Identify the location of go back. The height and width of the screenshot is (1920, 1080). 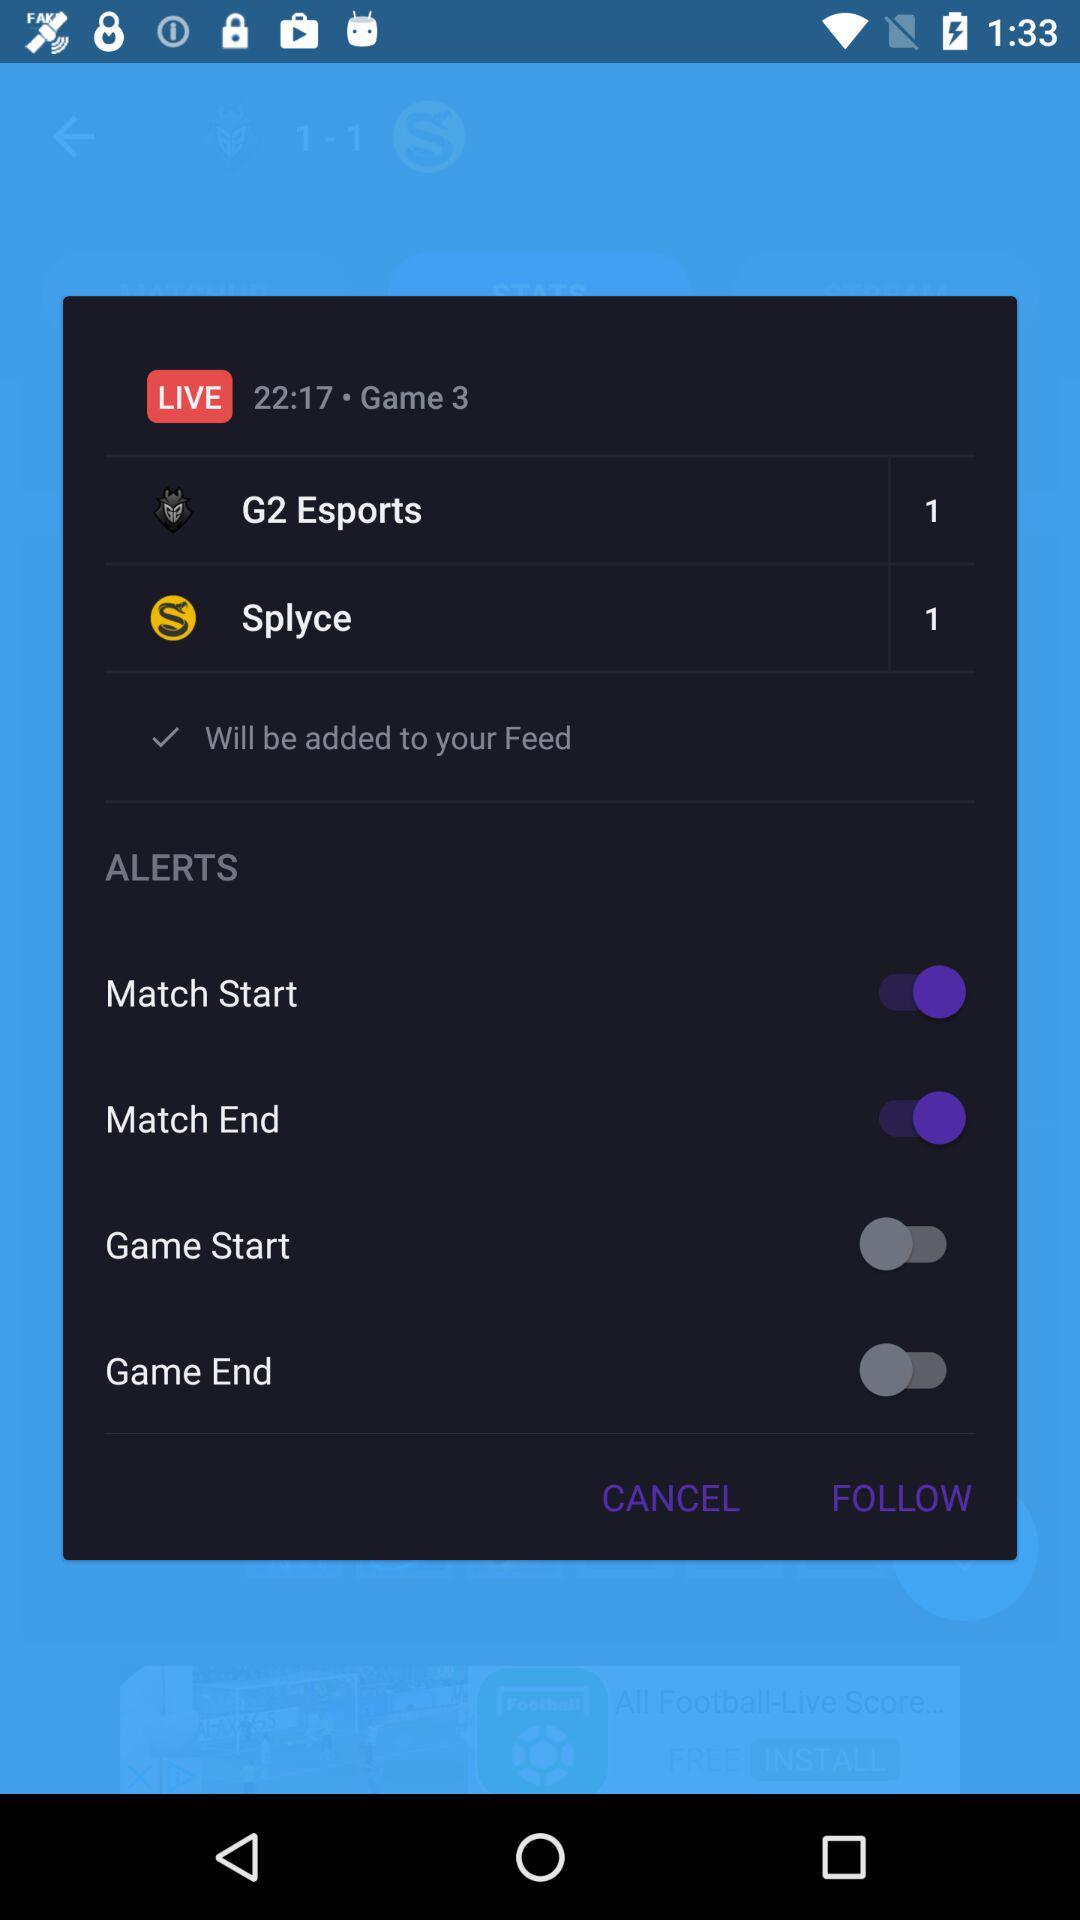
(912, 1368).